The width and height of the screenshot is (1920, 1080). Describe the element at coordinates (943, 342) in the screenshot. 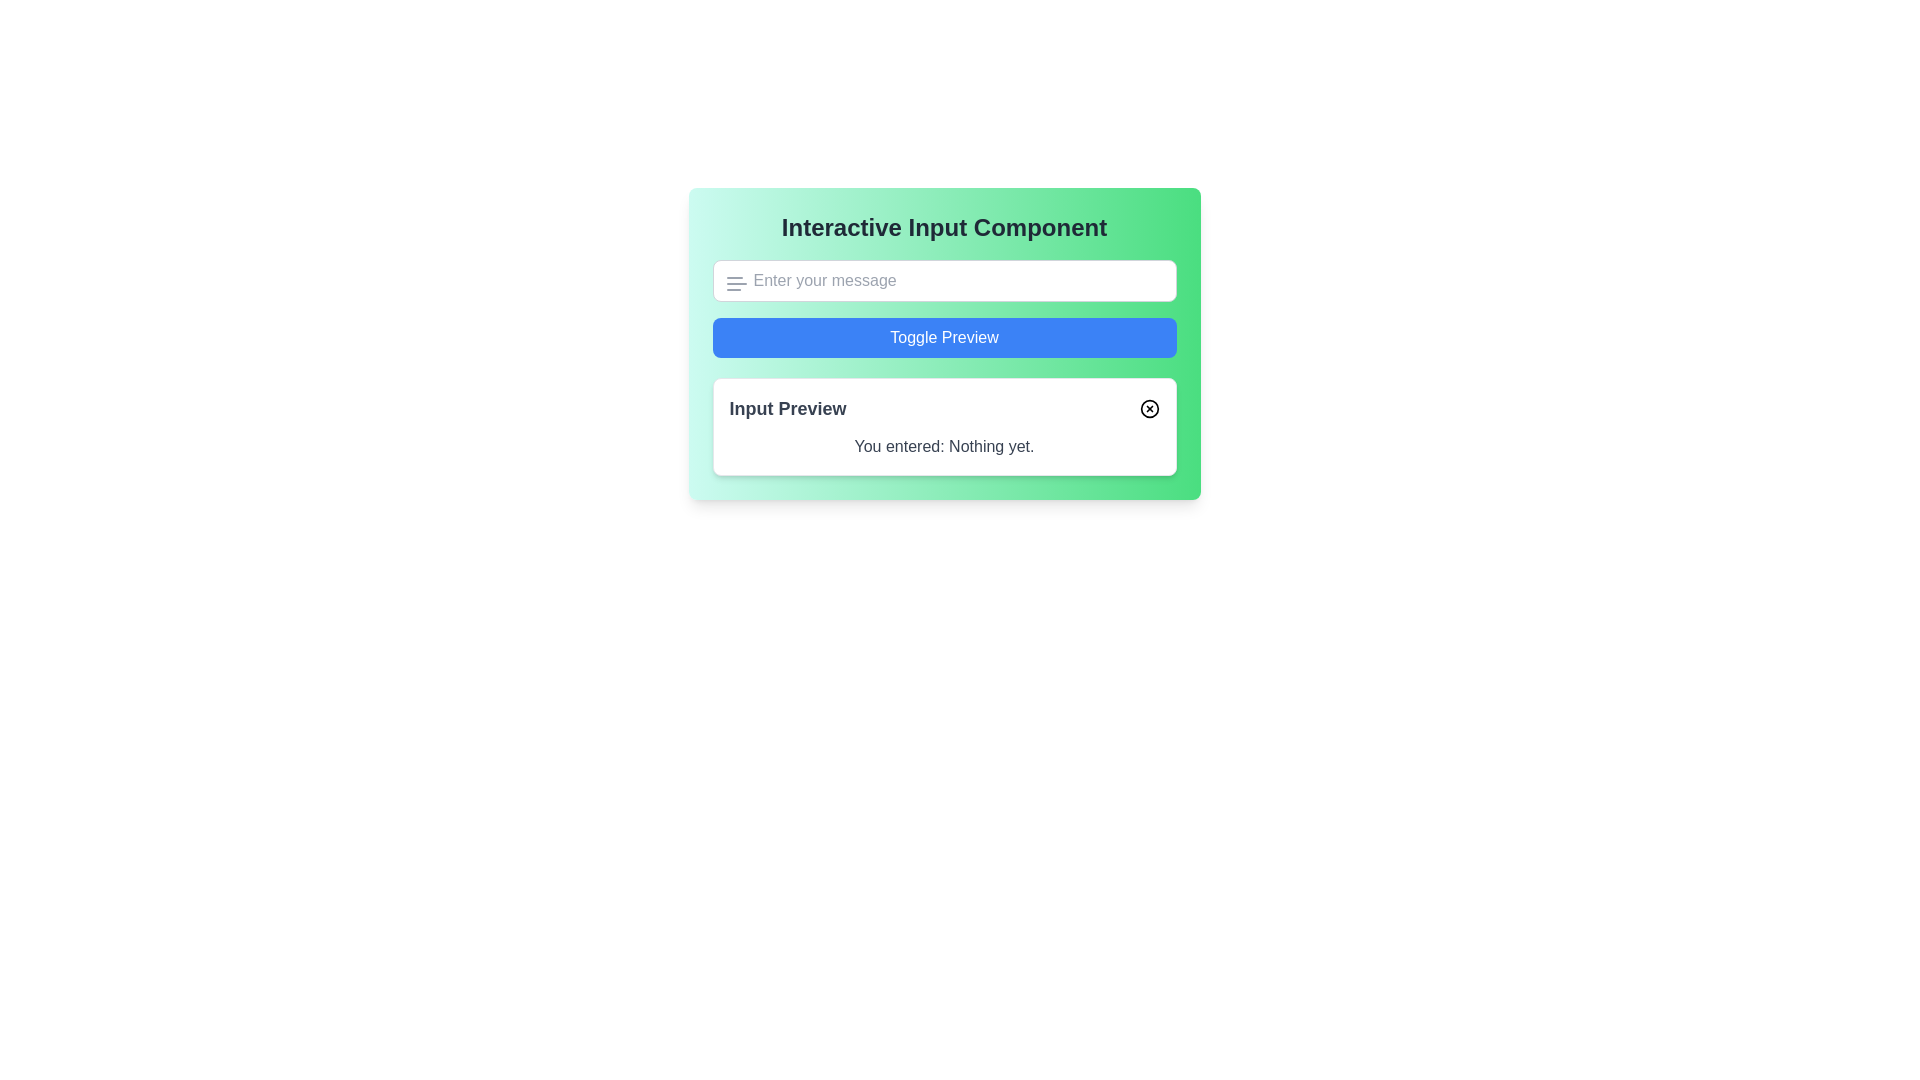

I see `the button that toggles the visibility of the preview component` at that location.